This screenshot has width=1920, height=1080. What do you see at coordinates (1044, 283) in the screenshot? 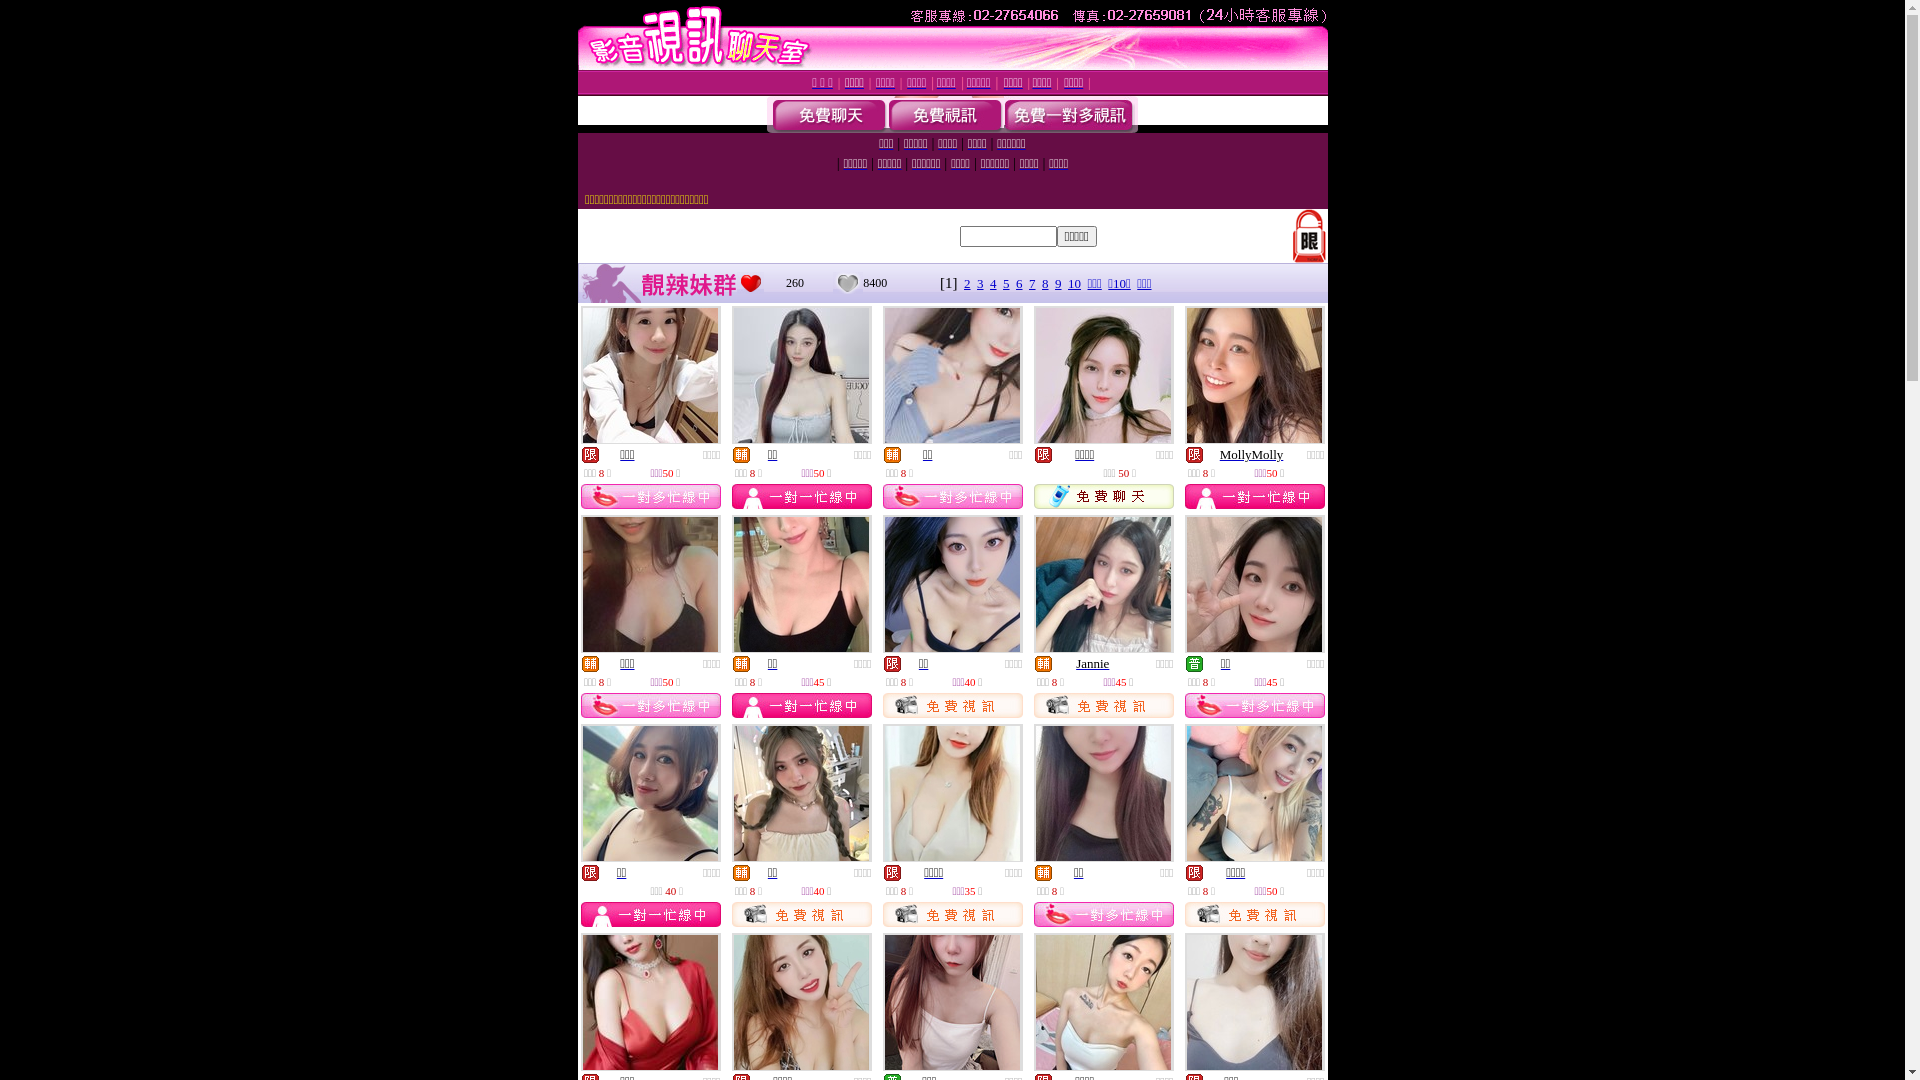
I see `'8'` at bounding box center [1044, 283].